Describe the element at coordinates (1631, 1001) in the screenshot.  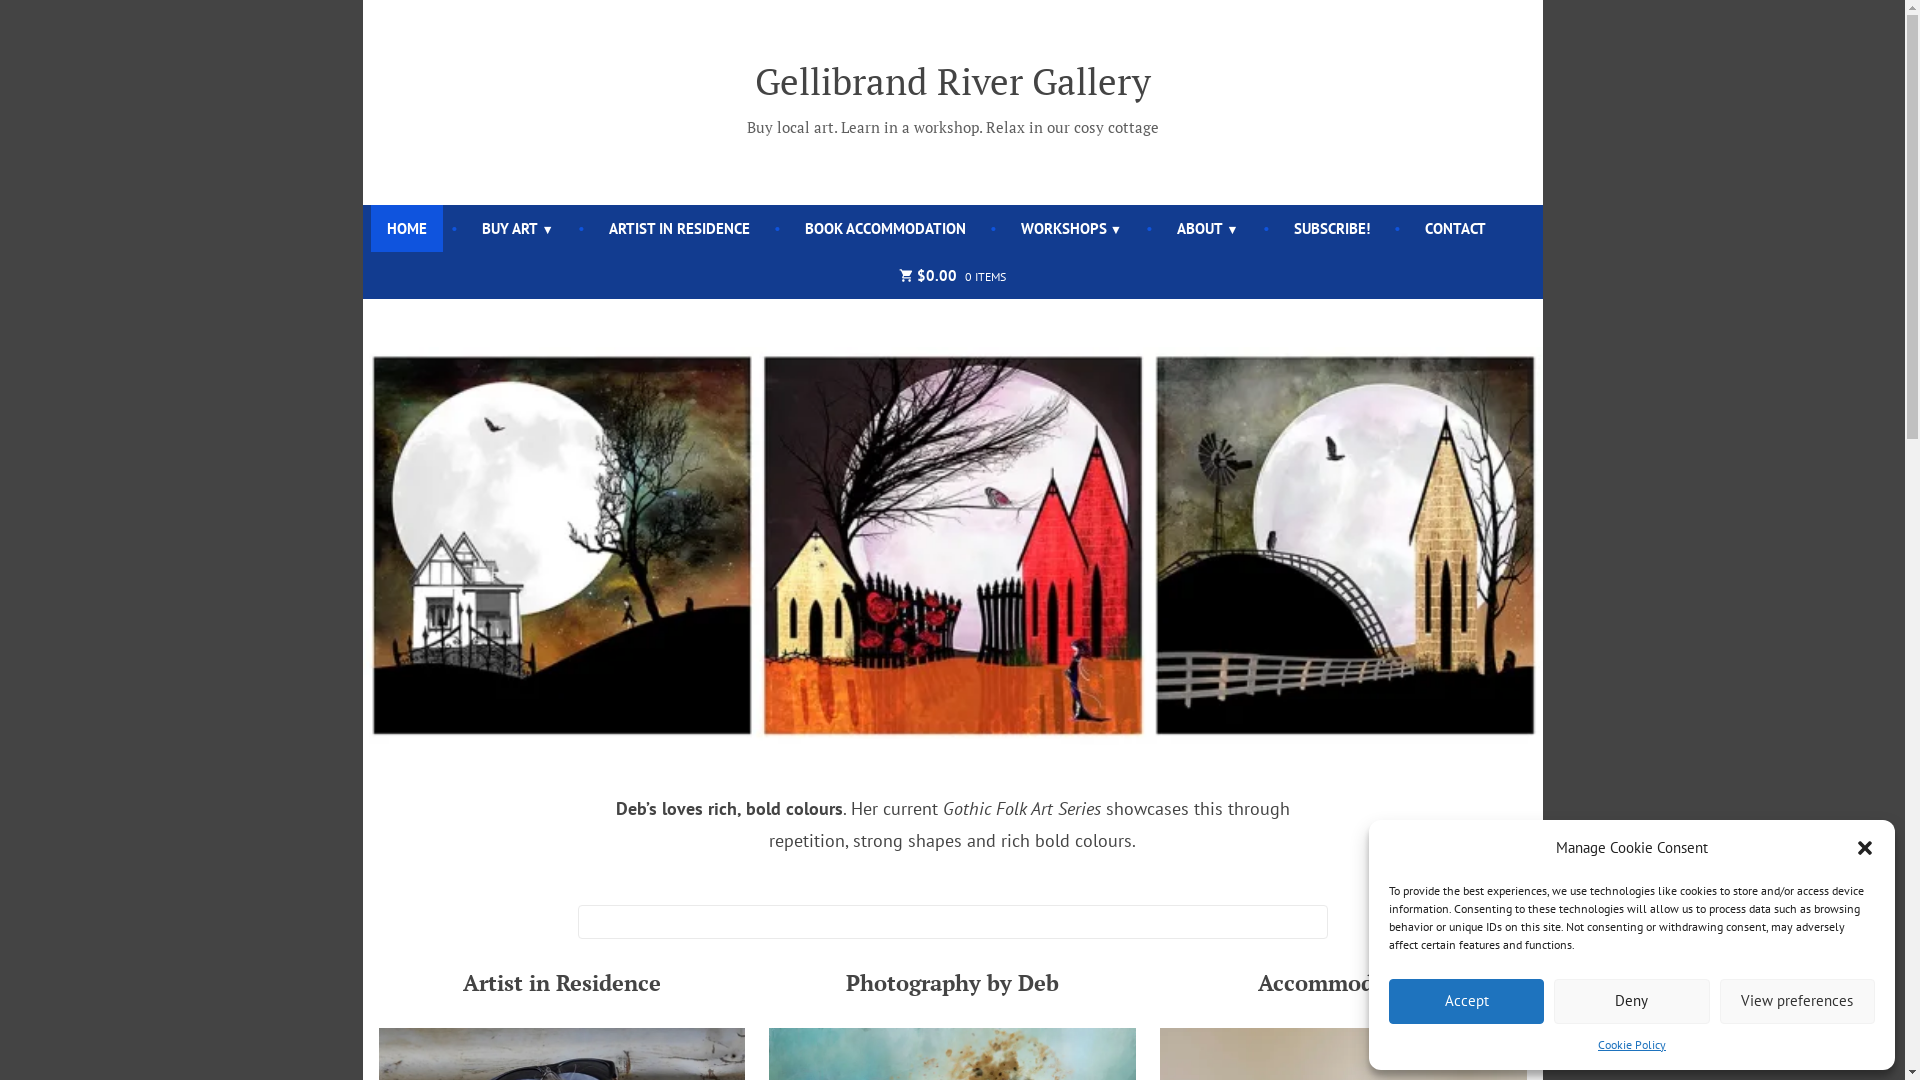
I see `'Deny'` at that location.